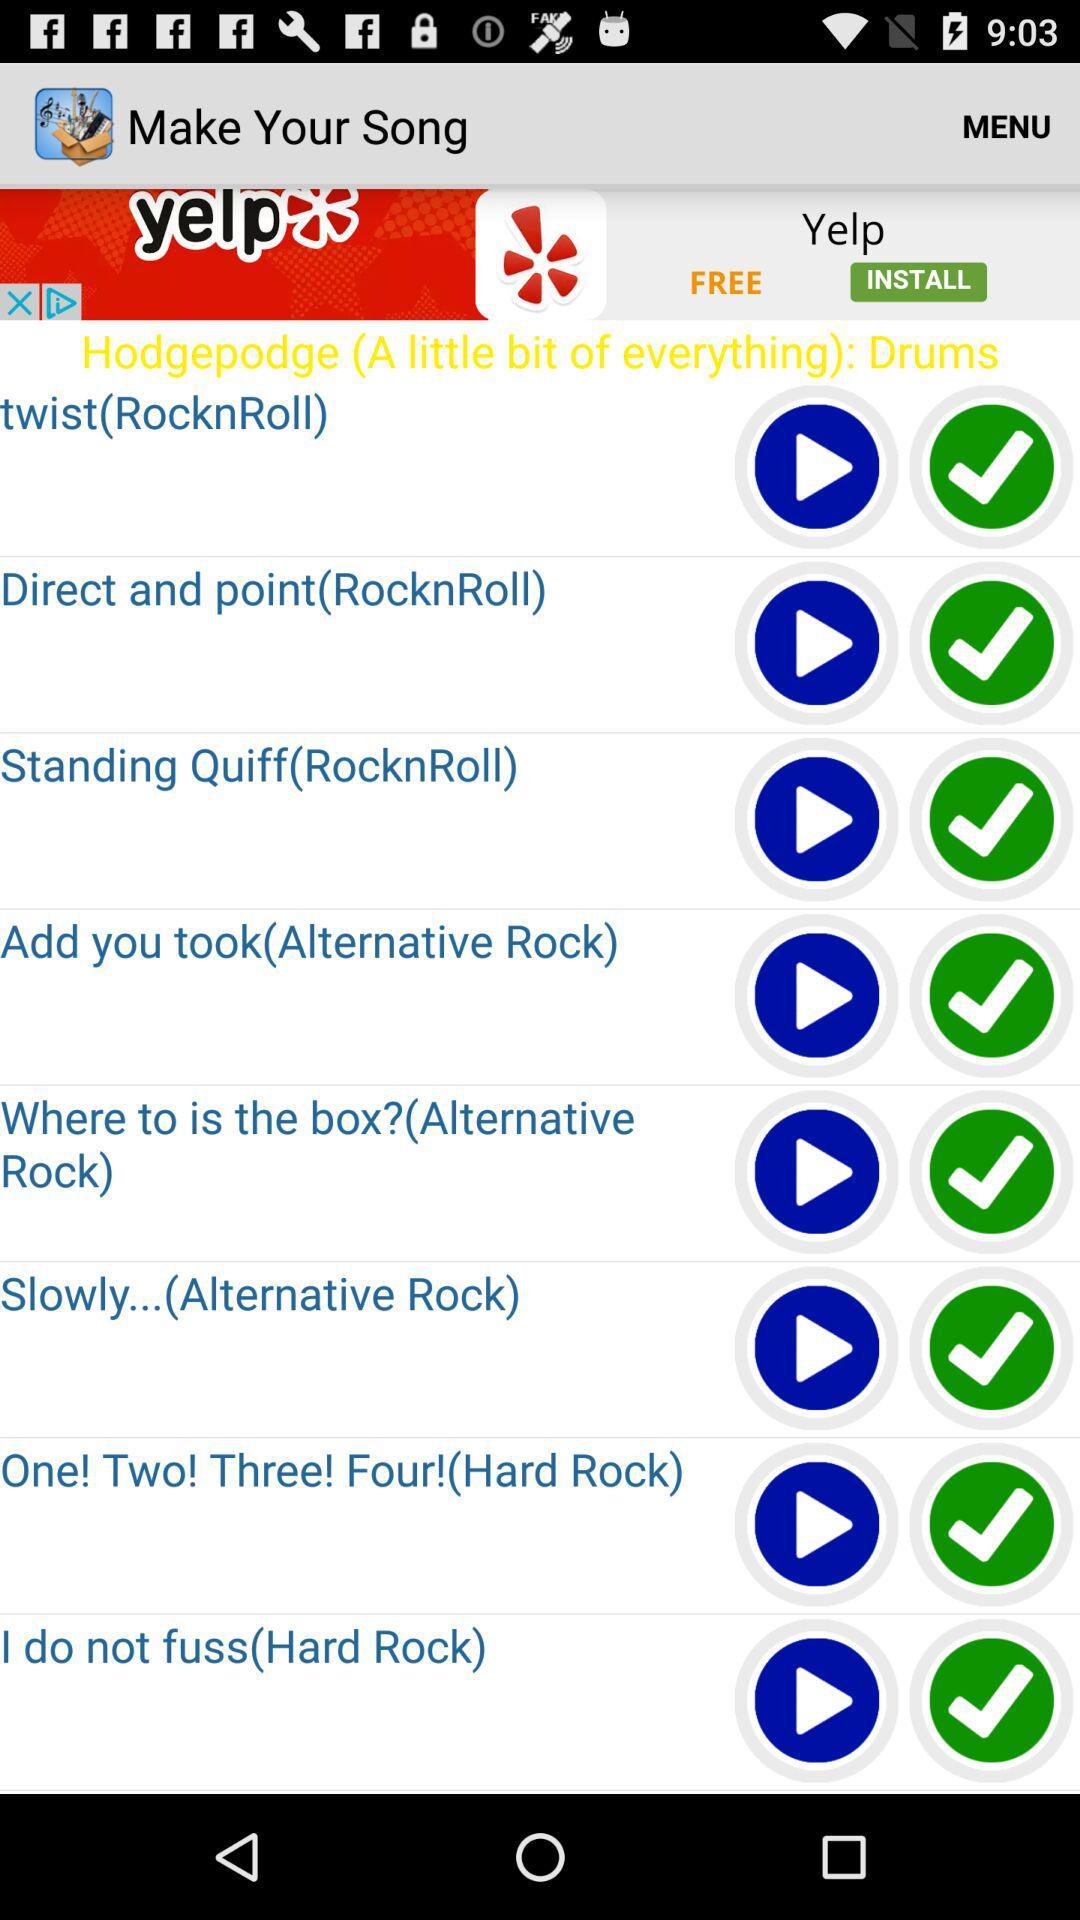  I want to click on song, so click(817, 997).